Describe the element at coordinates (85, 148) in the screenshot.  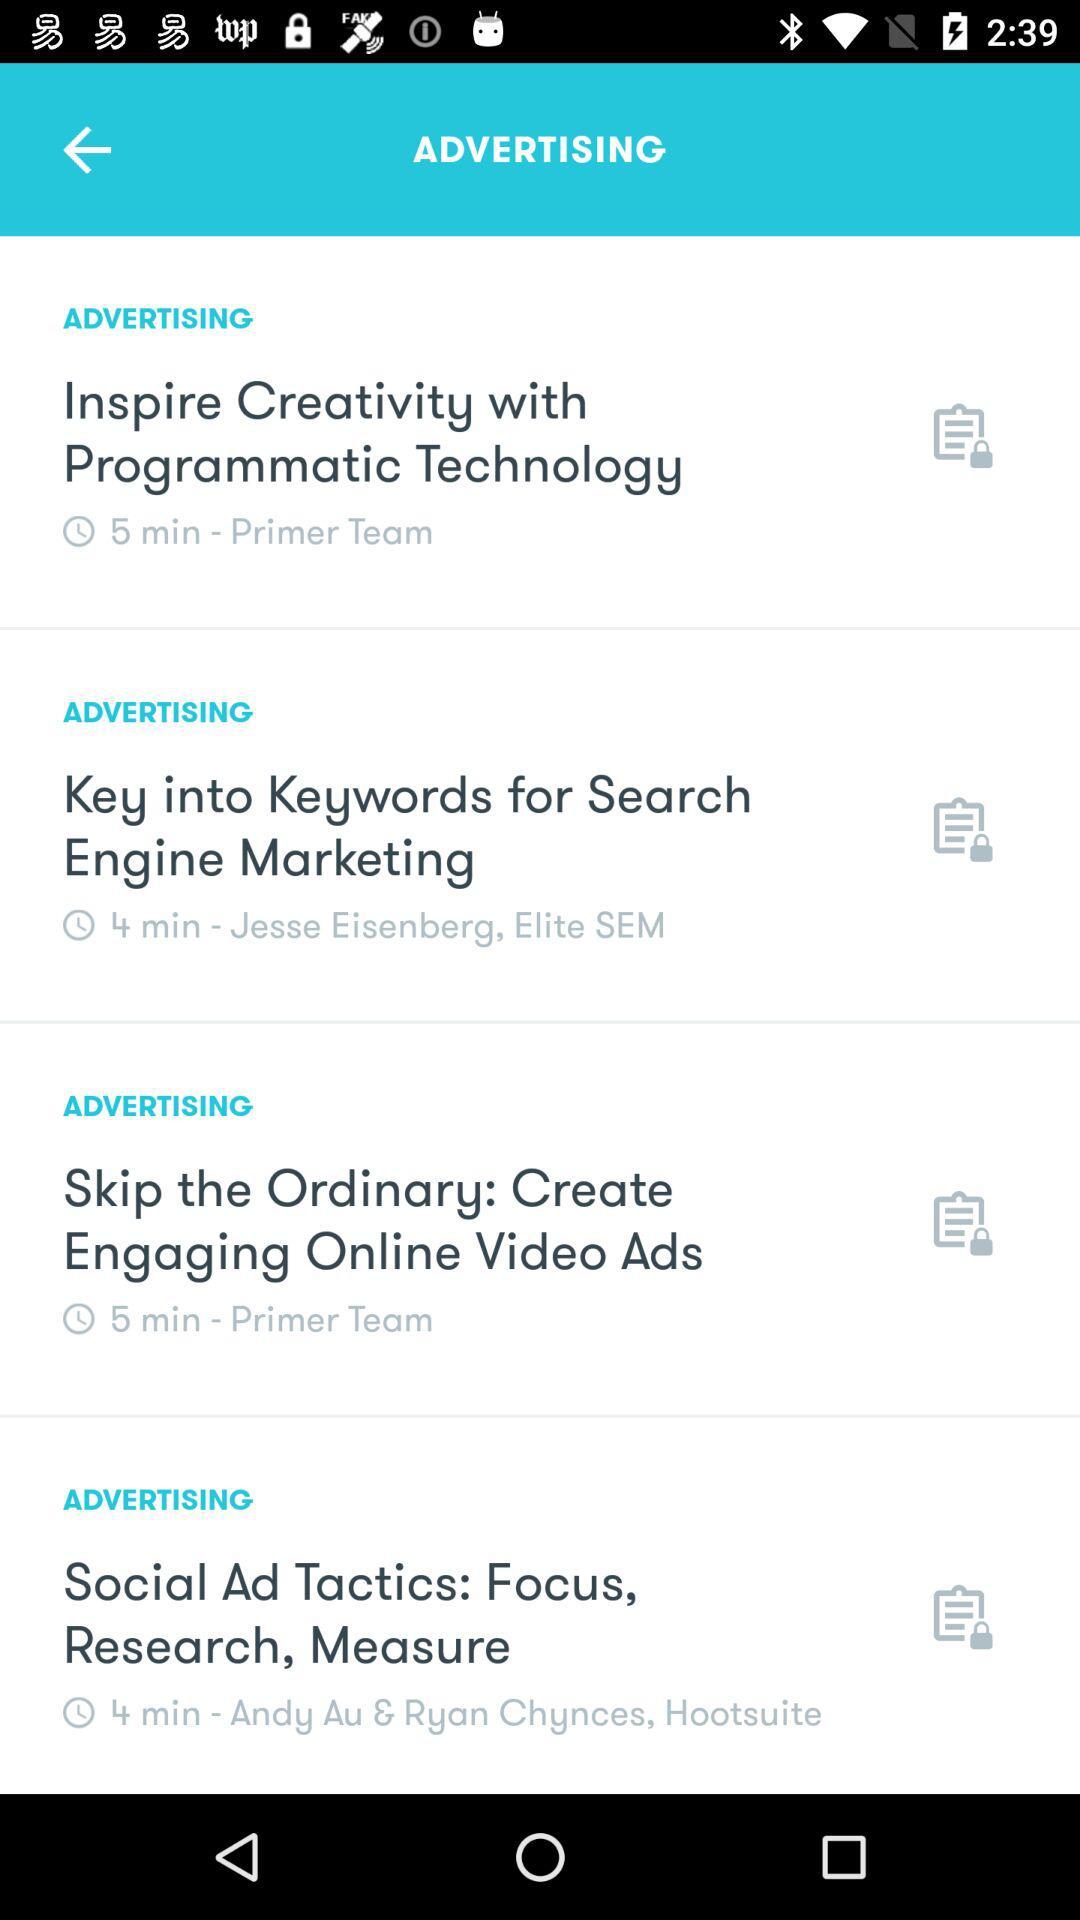
I see `the arrow_backward icon` at that location.